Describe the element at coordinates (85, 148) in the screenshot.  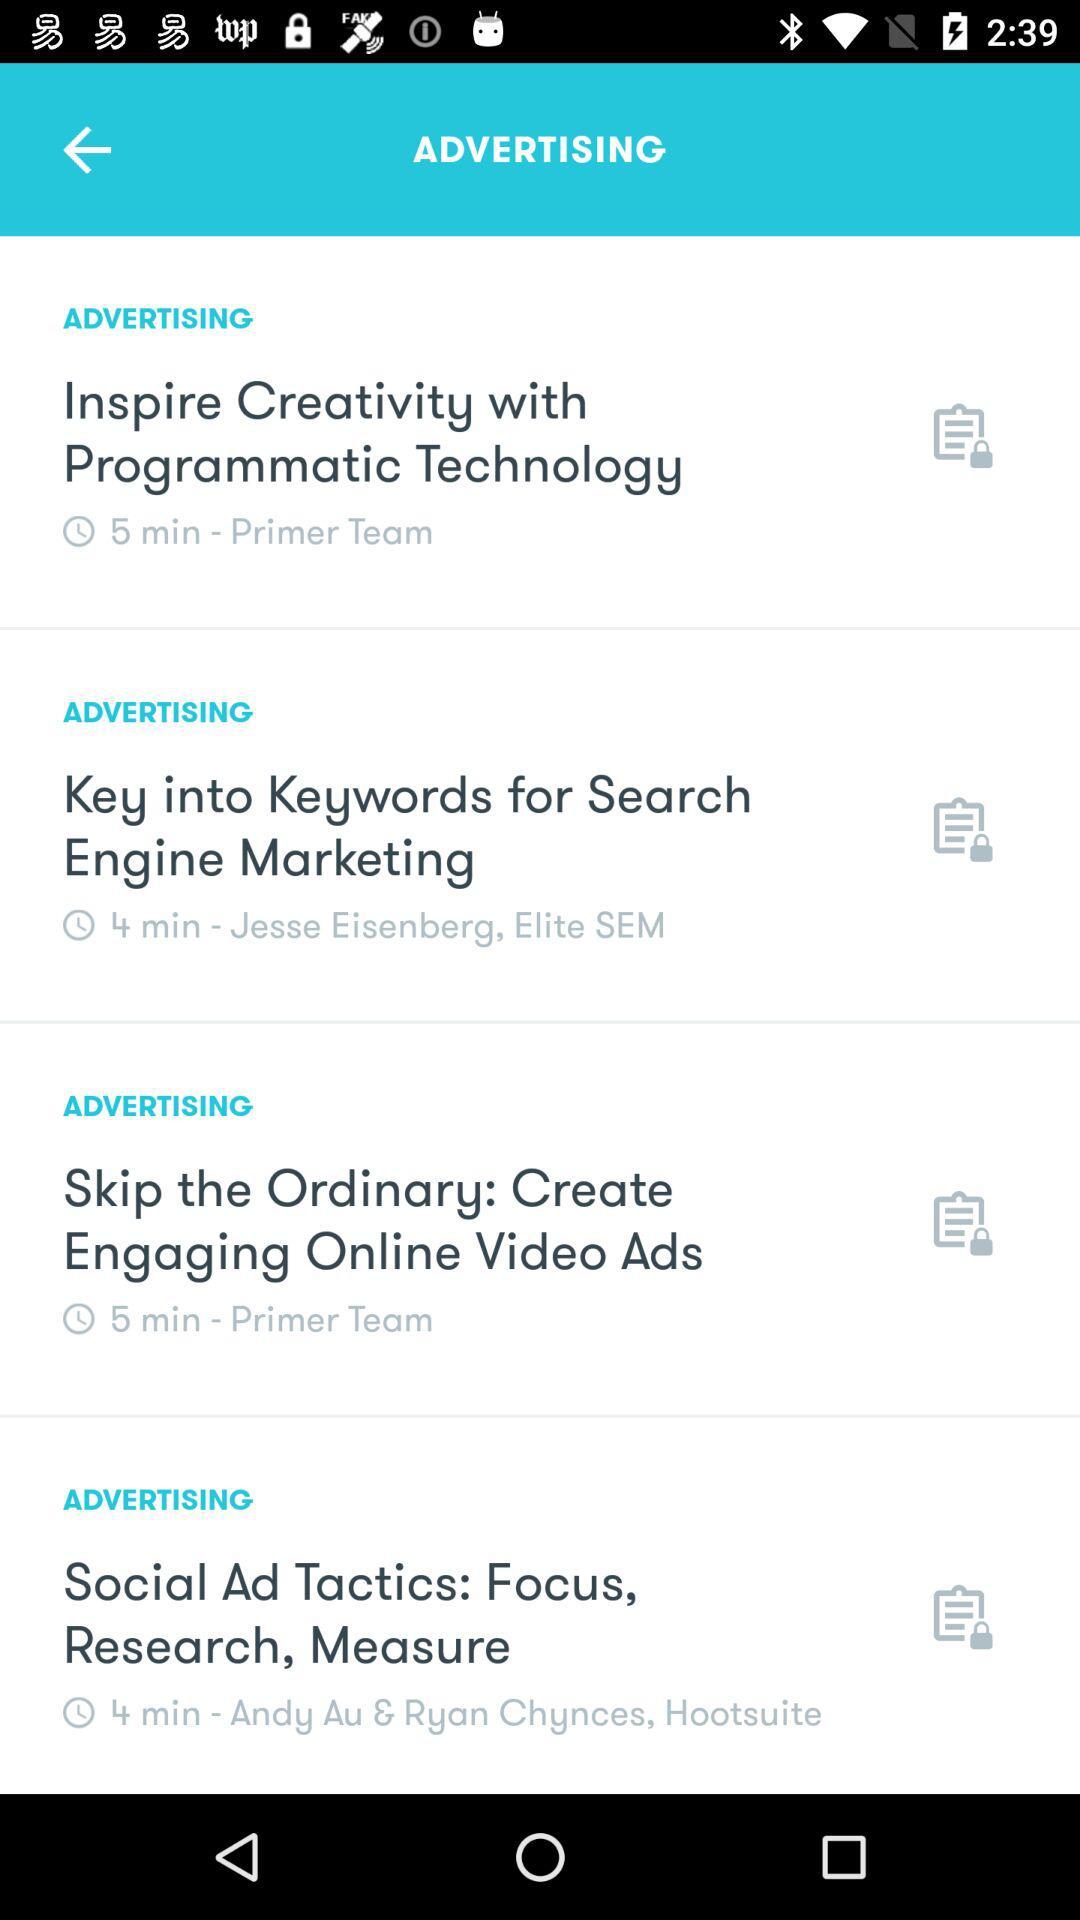
I see `the arrow_backward icon` at that location.